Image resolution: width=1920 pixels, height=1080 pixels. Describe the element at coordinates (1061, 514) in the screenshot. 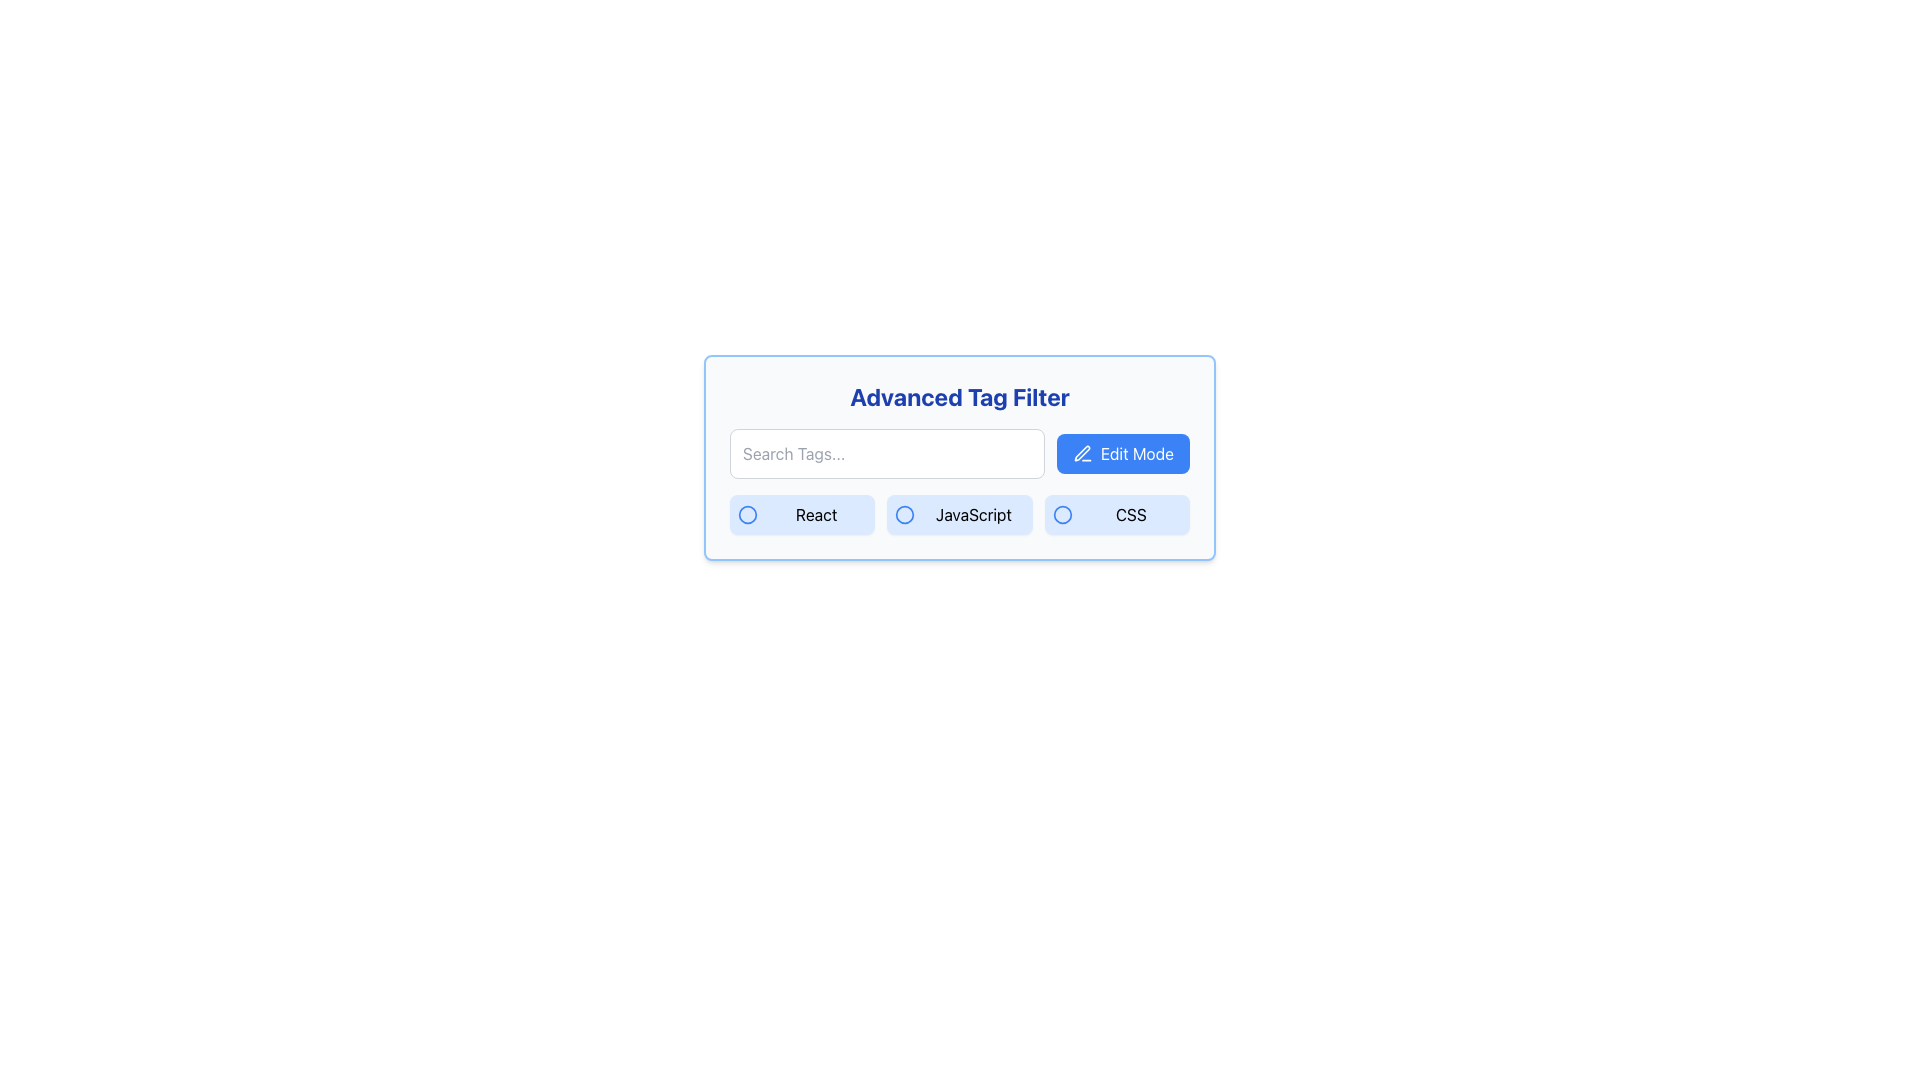

I see `the filled circular SVG element located at the center of the 'Advanced Tag Filter' dialog, which is part of a decorative or functional group of icons` at that location.